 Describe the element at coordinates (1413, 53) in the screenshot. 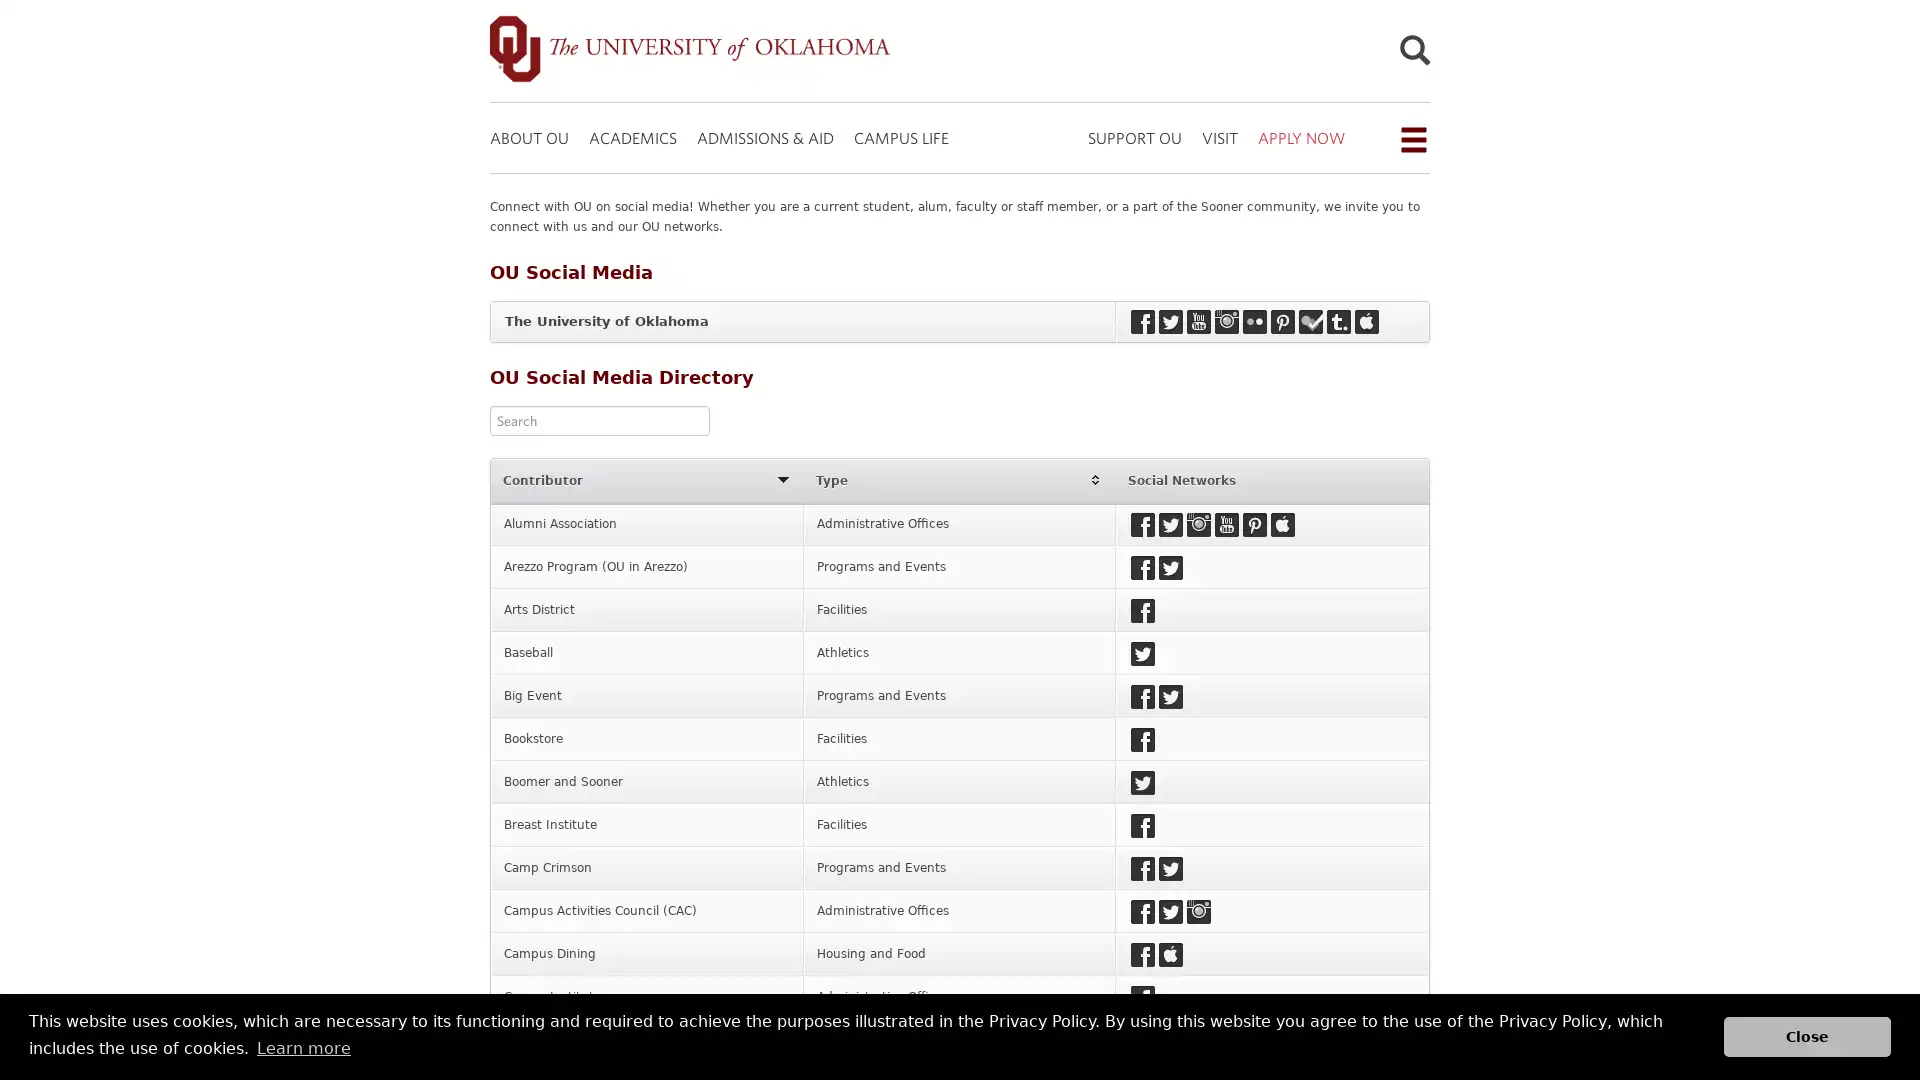

I see `Open Search` at that location.